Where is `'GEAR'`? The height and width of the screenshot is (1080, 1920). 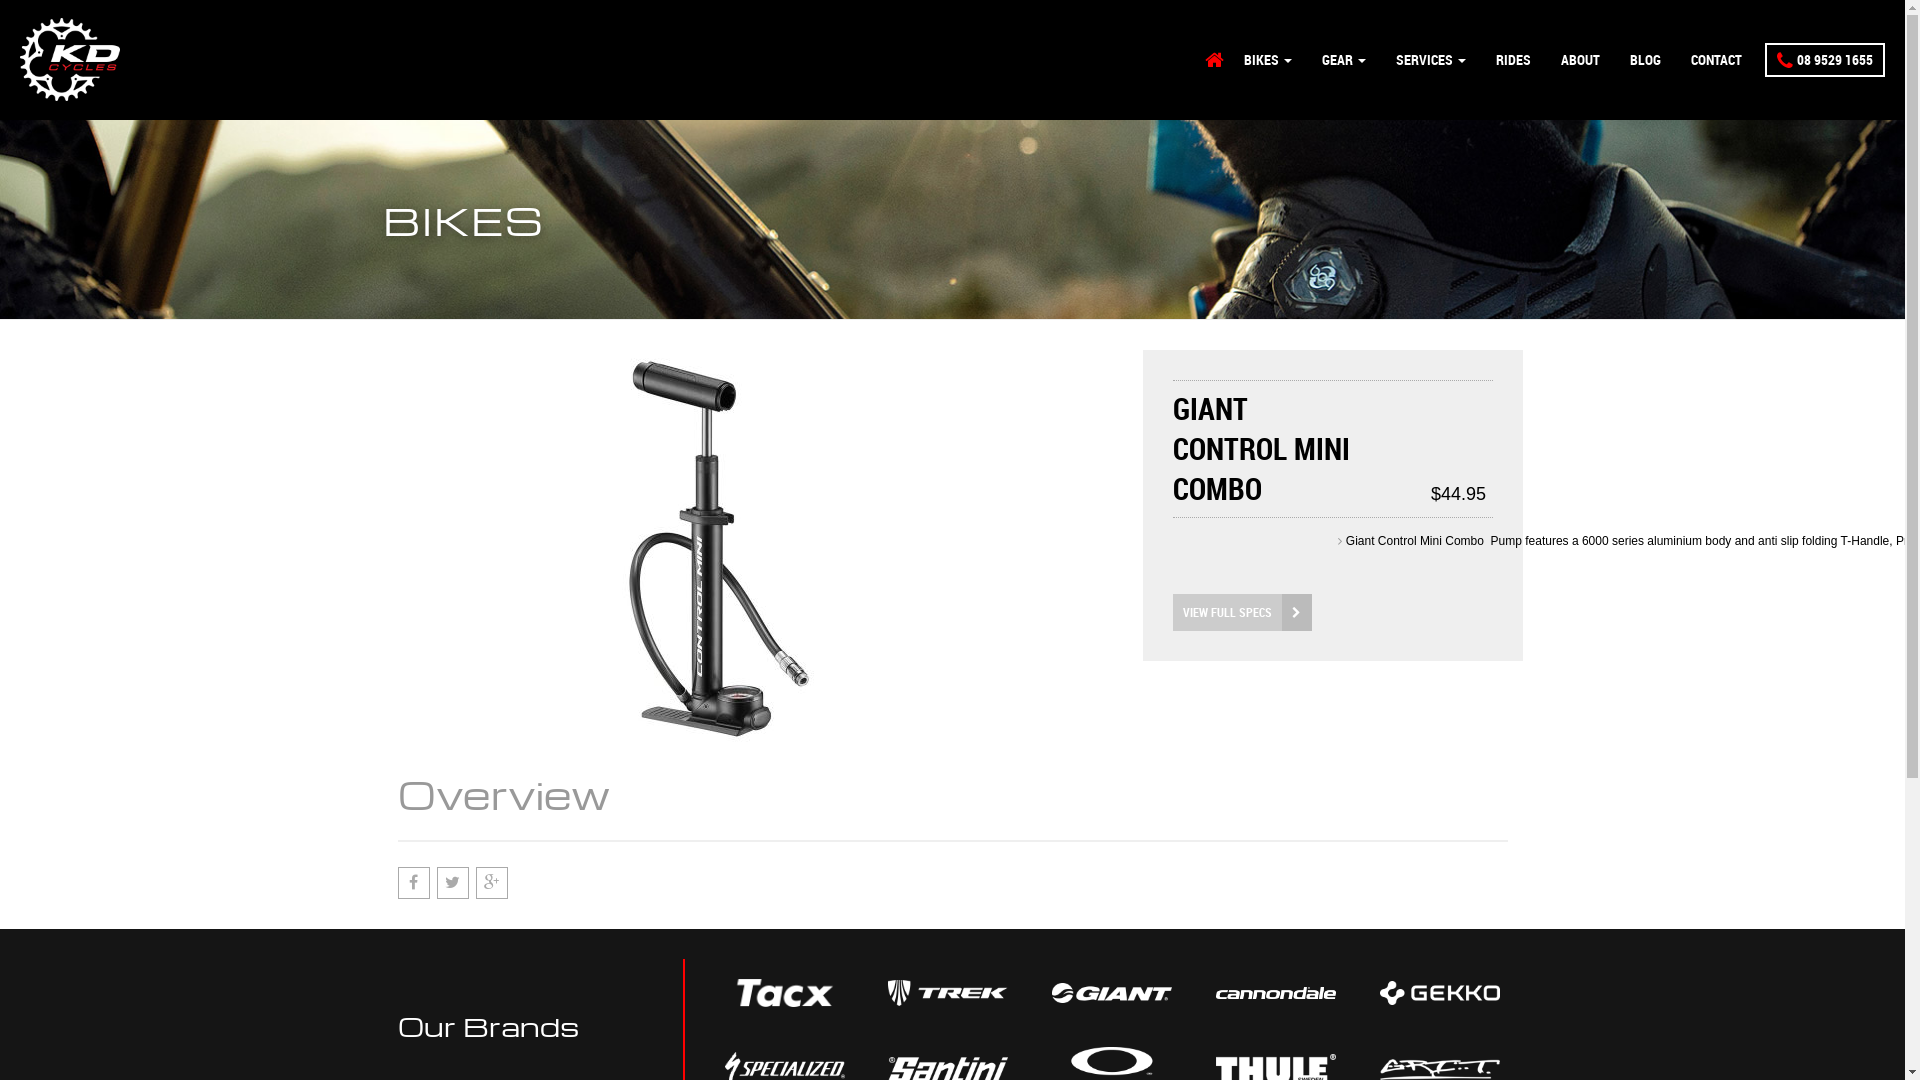
'GEAR' is located at coordinates (1306, 59).